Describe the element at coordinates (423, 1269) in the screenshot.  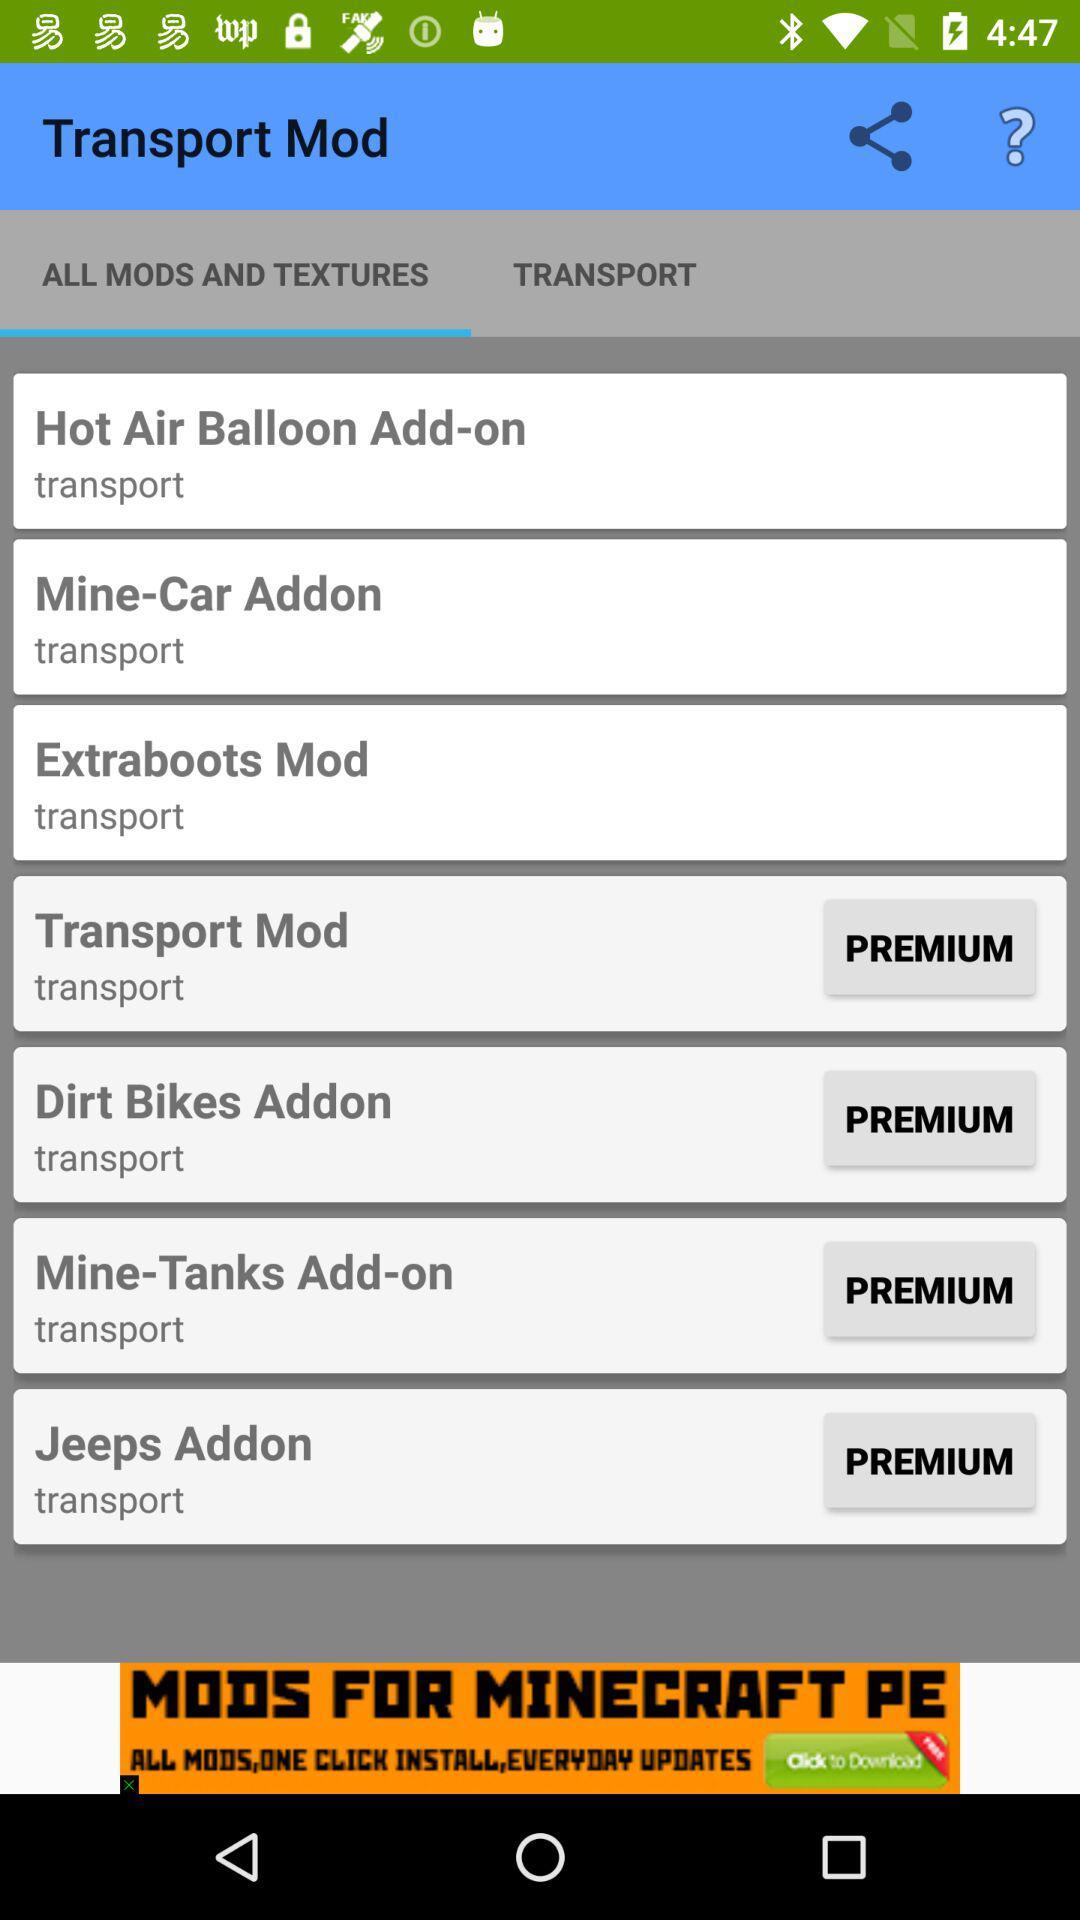
I see `icon above the transport` at that location.